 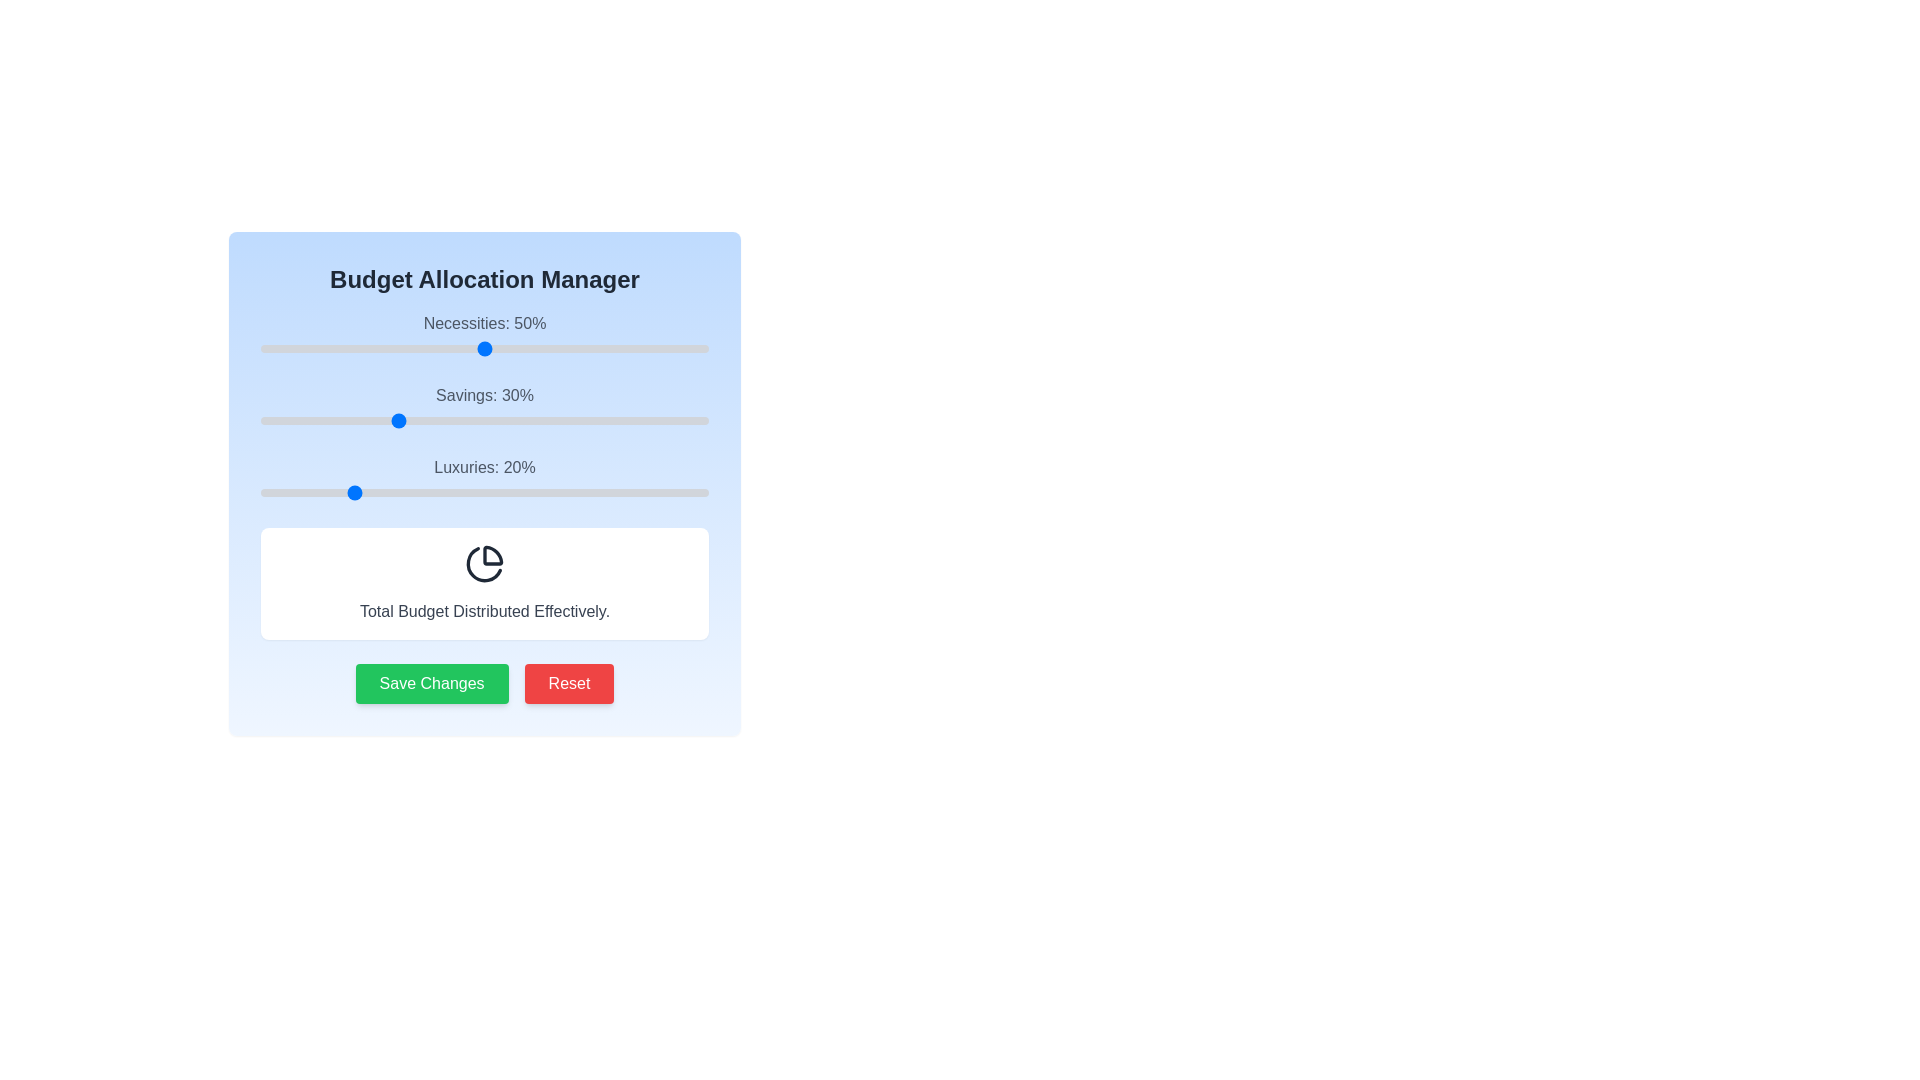 I want to click on the luxuries allocation, so click(x=416, y=493).